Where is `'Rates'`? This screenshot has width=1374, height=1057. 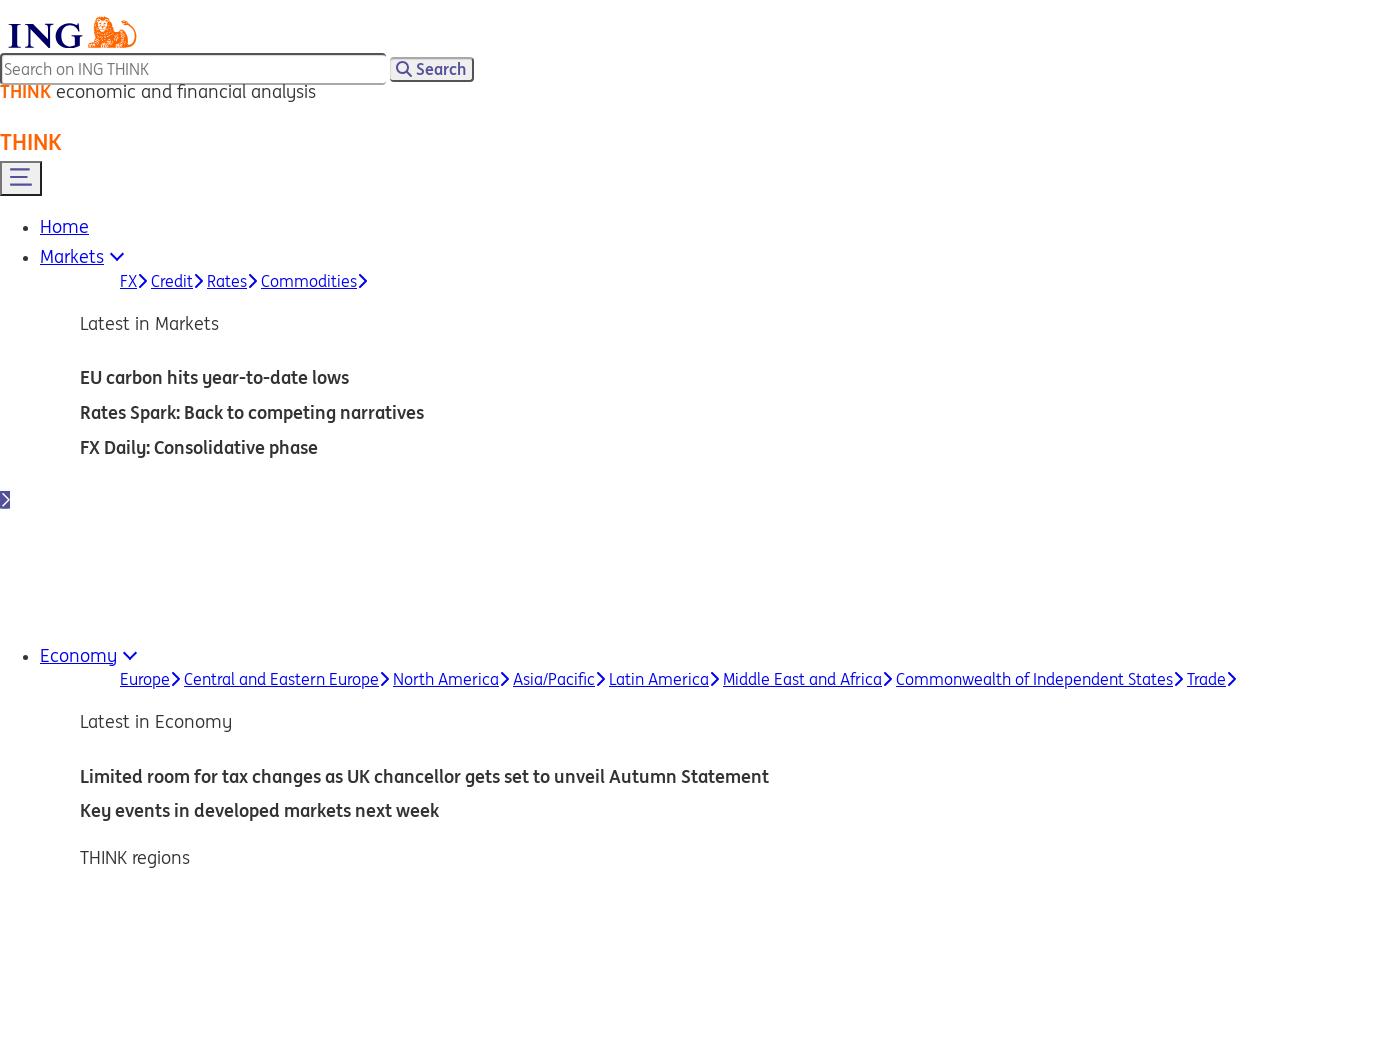
'Rates' is located at coordinates (225, 278).